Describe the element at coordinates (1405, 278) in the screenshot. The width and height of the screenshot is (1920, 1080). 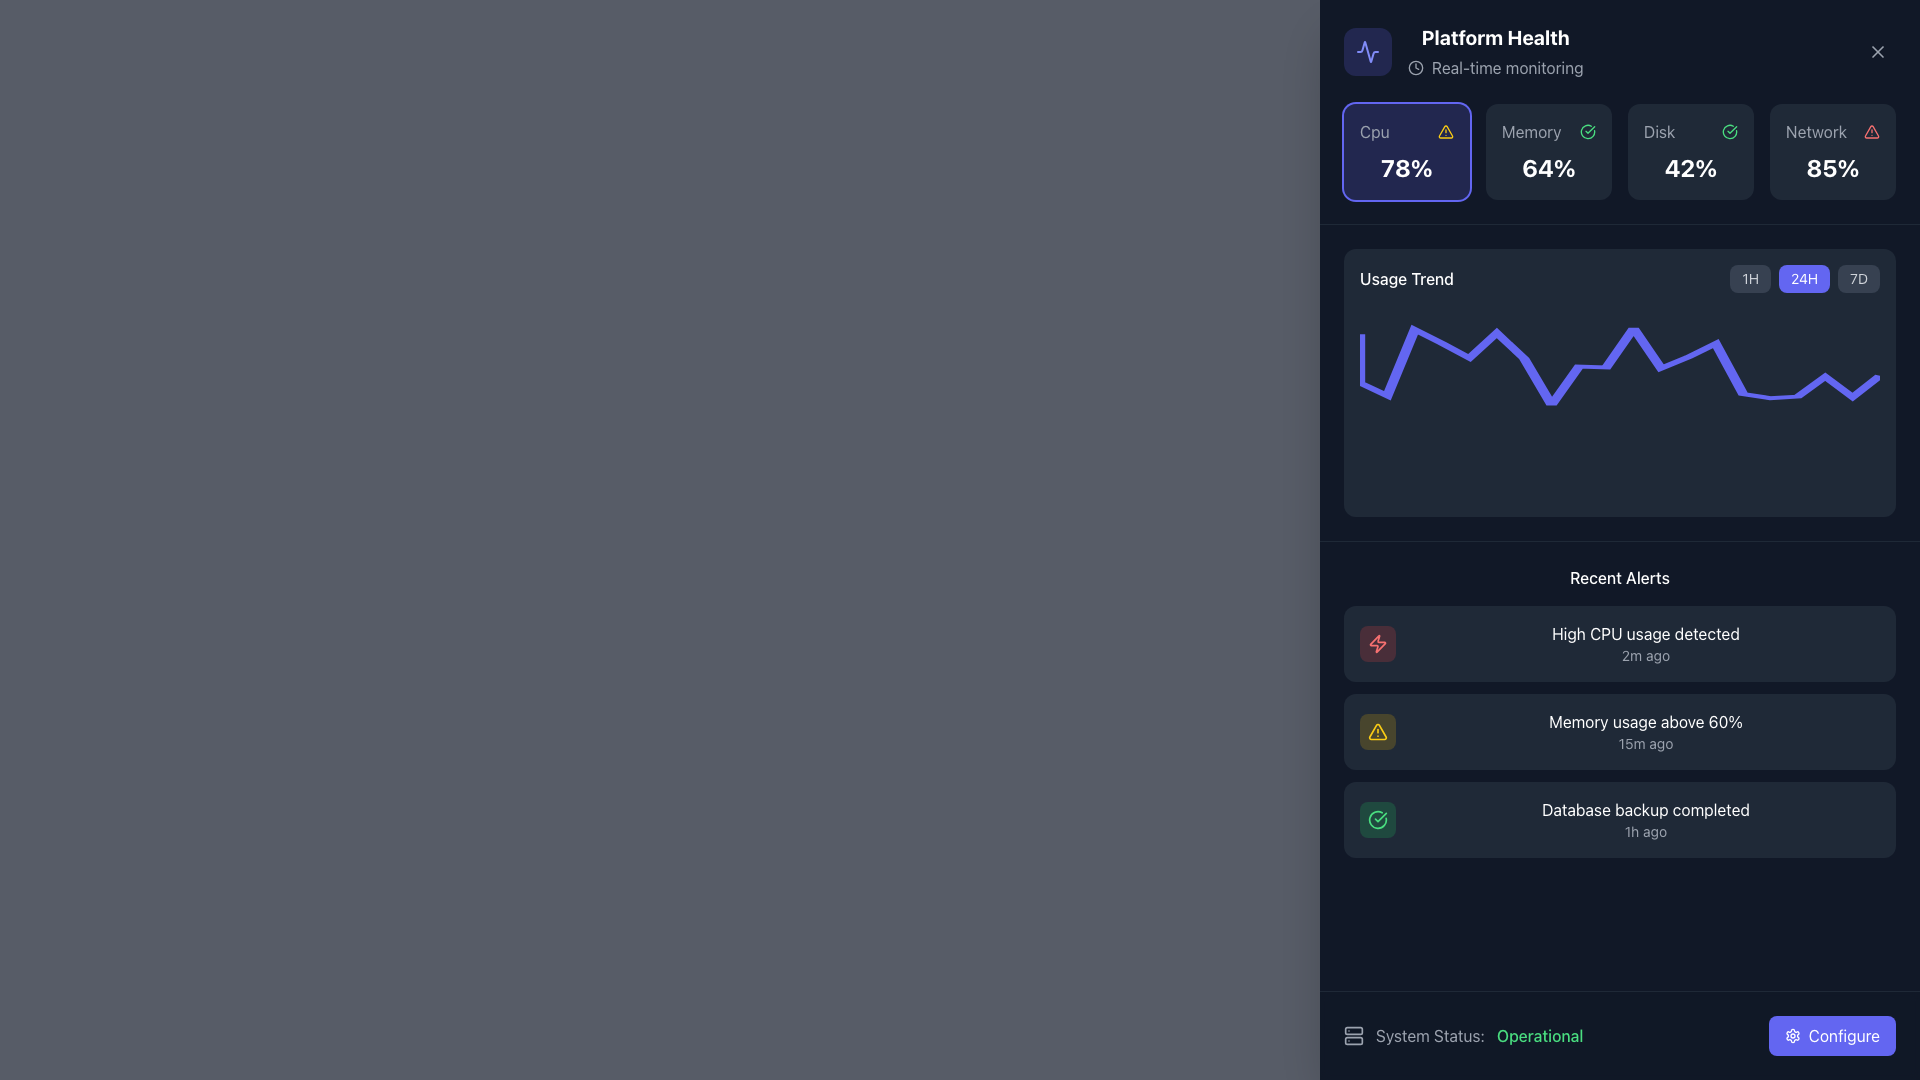
I see `the Text label that indicates the usage trend, positioned above the chart area and left of the '1H', '24H', and '7D' buttons` at that location.